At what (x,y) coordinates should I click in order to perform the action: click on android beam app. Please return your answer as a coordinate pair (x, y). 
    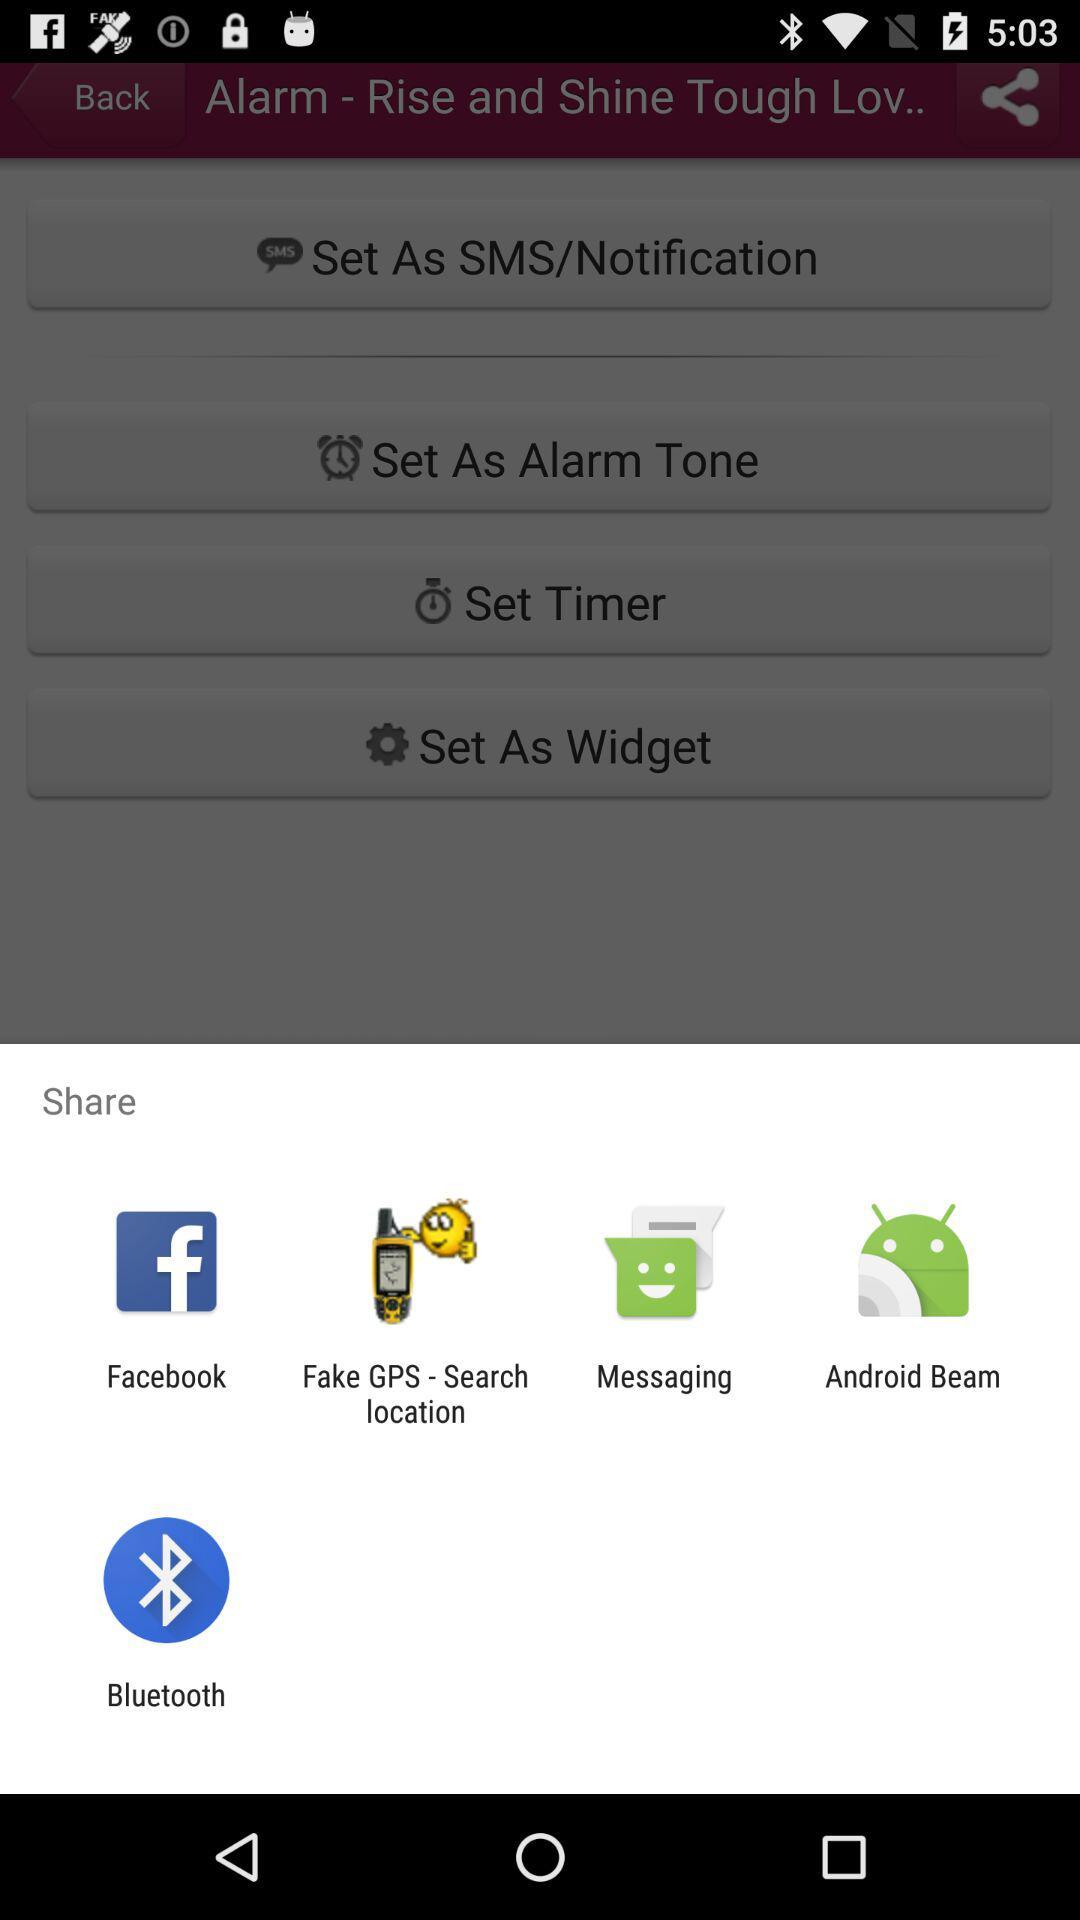
    Looking at the image, I should click on (913, 1392).